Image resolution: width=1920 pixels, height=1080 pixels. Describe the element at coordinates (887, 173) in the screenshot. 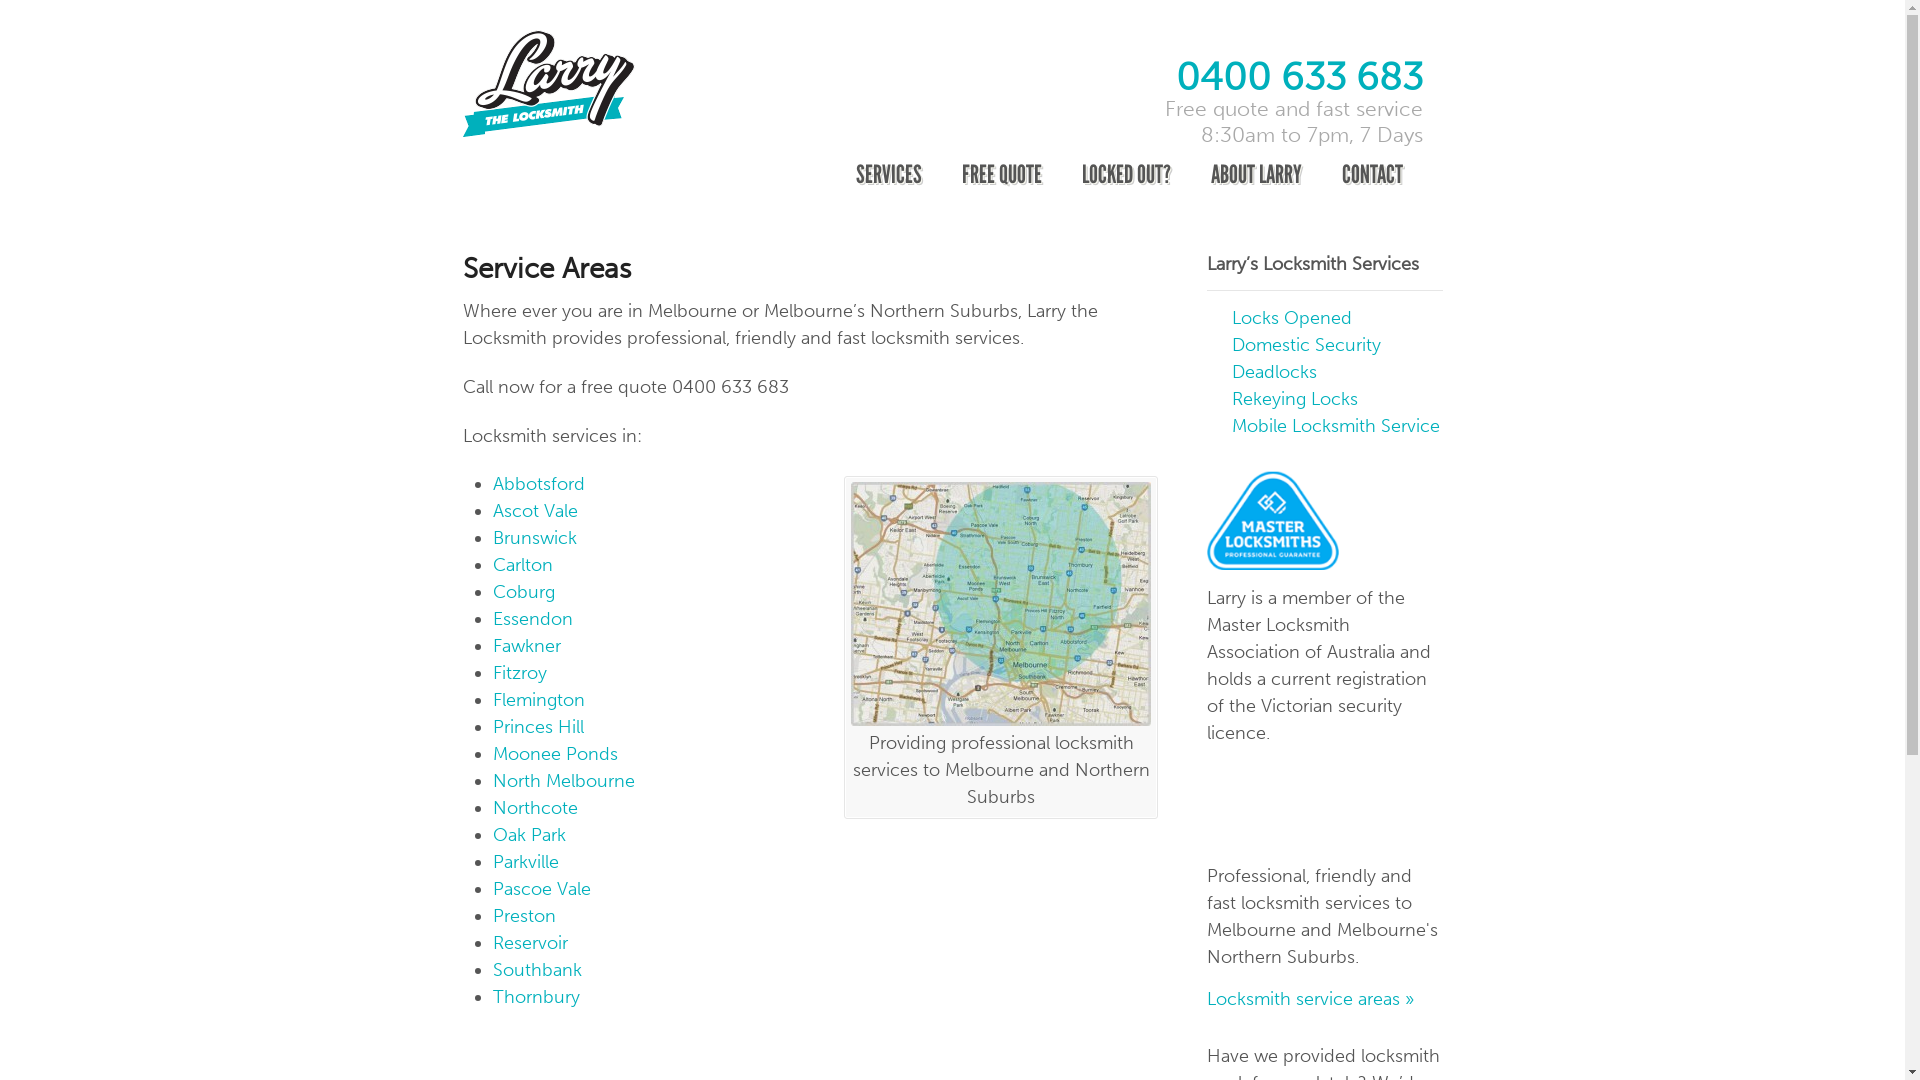

I see `'SERVICES'` at that location.